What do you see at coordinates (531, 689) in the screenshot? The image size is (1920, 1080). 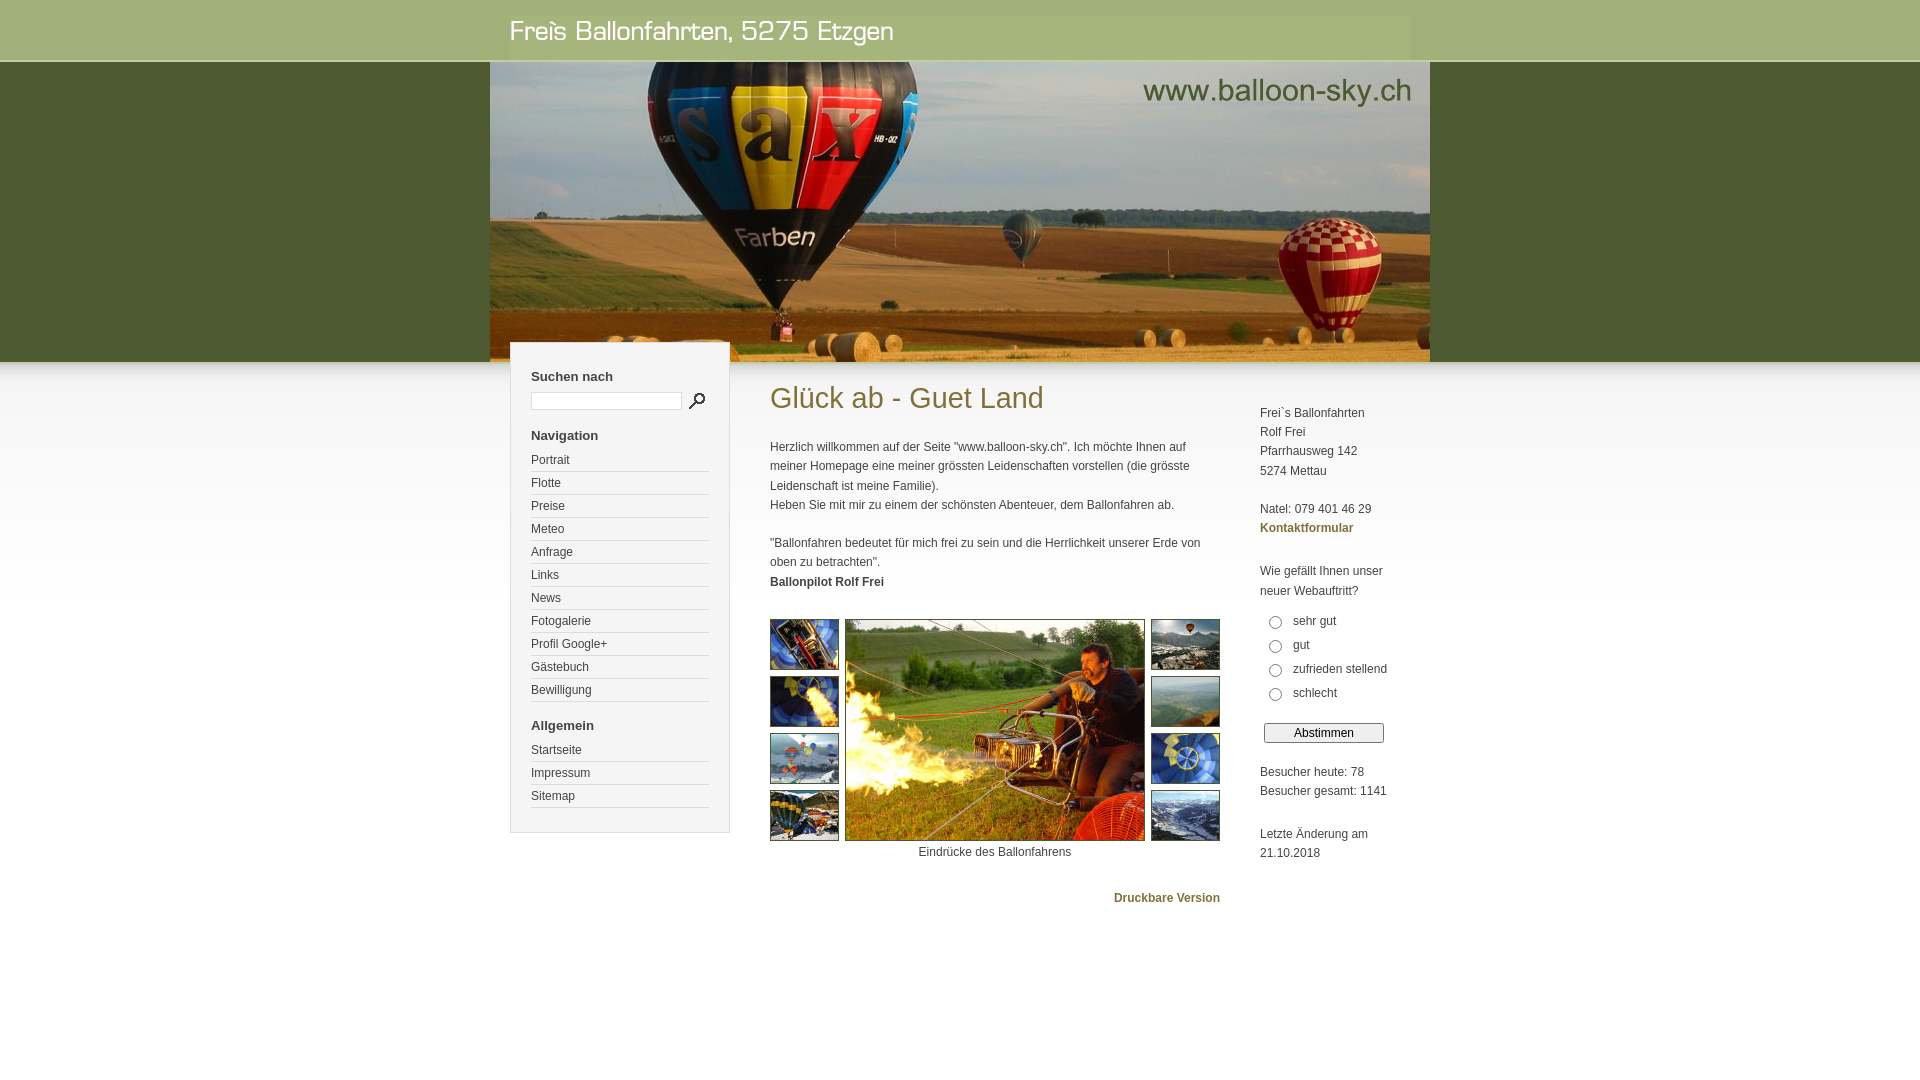 I see `'Bewilligung'` at bounding box center [531, 689].